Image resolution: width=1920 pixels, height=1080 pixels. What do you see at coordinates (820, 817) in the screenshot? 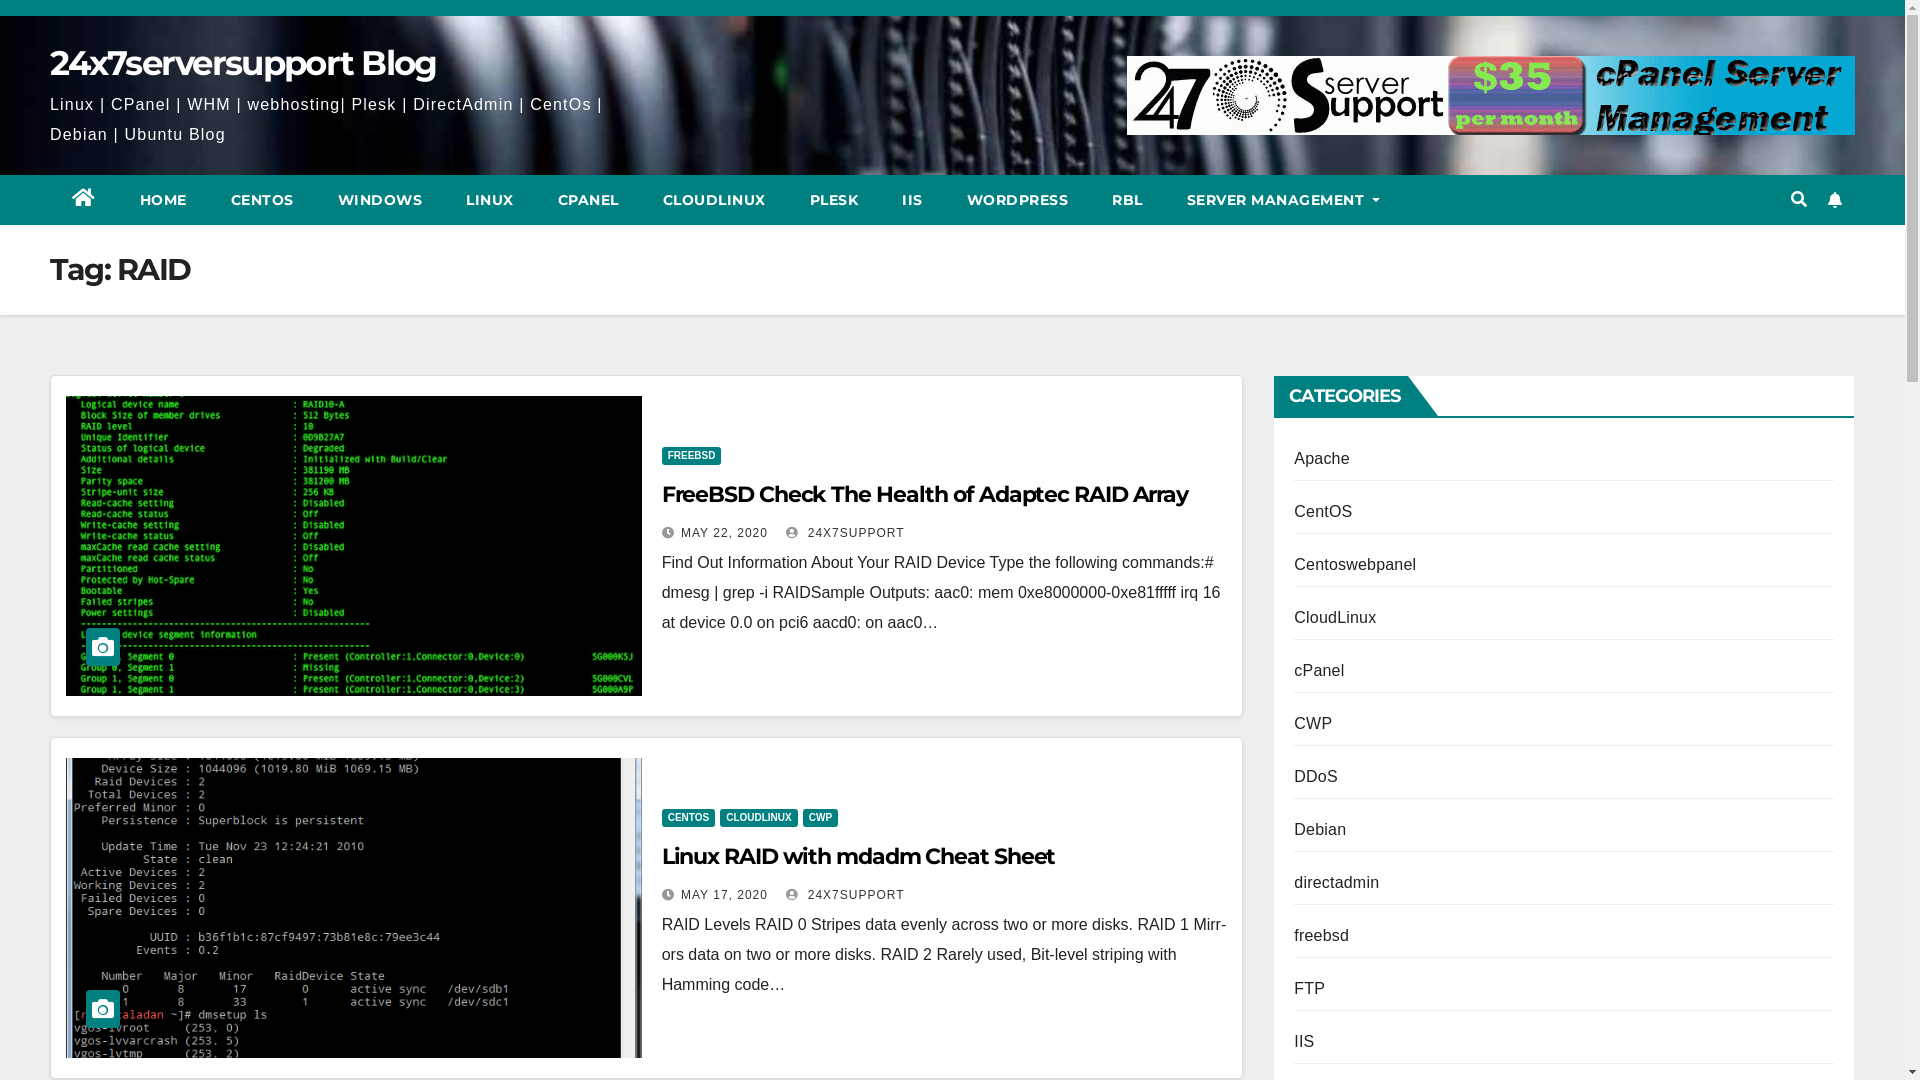
I see `'CWP'` at bounding box center [820, 817].